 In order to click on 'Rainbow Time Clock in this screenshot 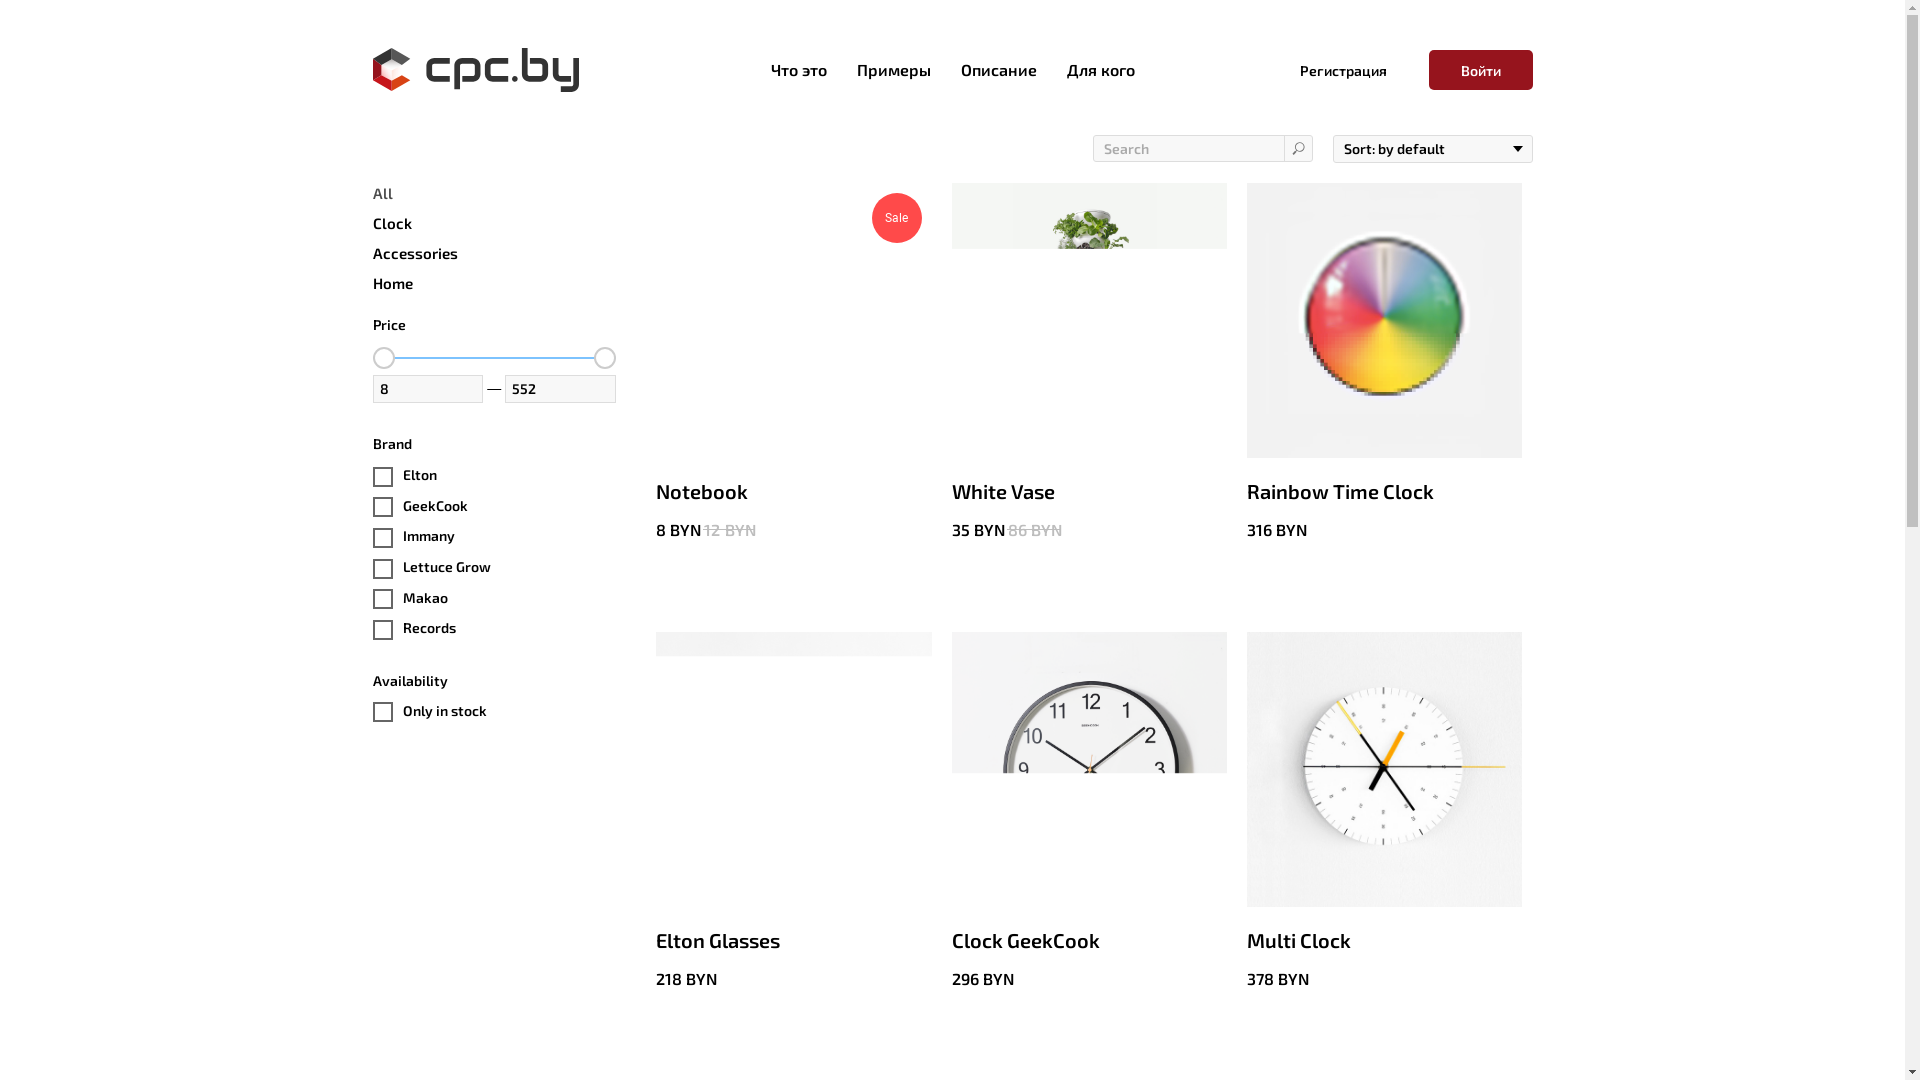, I will do `click(1383, 362)`.